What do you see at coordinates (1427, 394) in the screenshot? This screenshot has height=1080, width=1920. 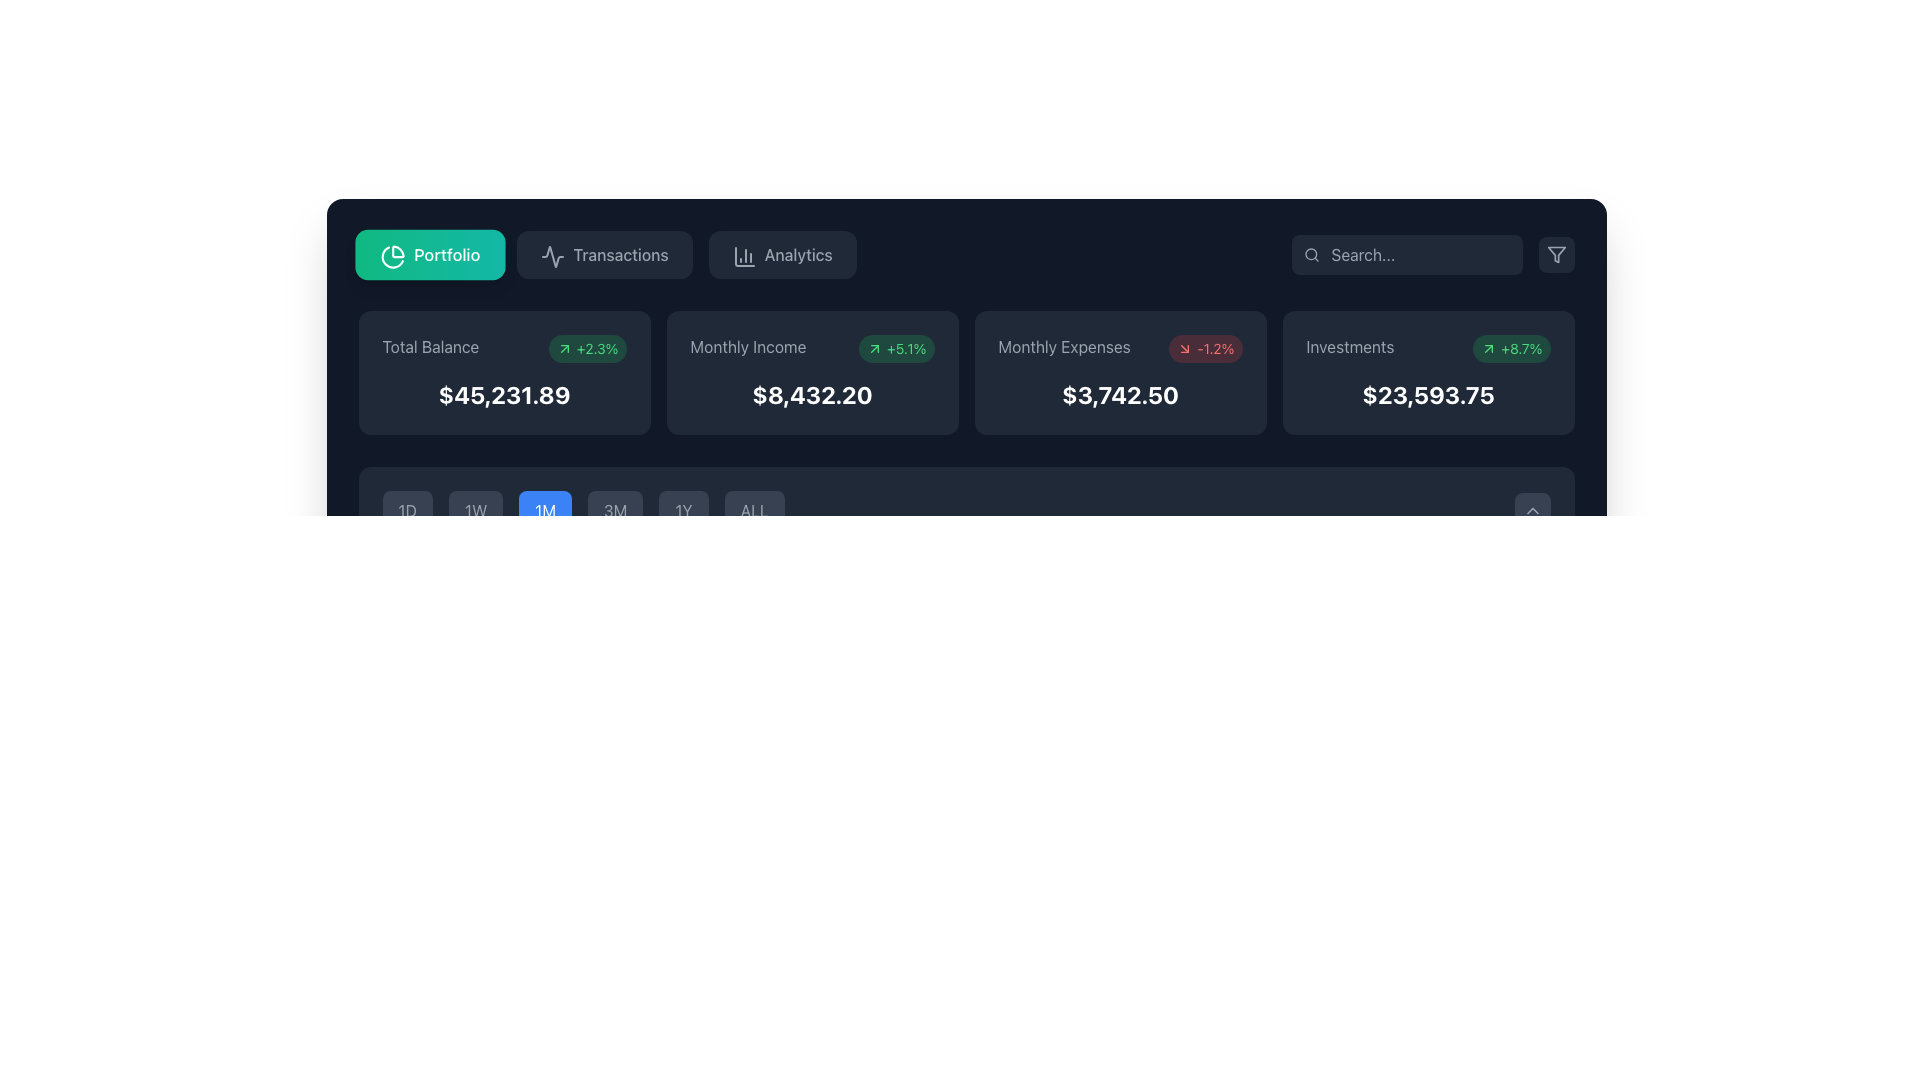 I see `the prominent monetary value text label displaying '$23,593.75' located within the 'Investments' card, positioned beneath the '+8.7%' text` at bounding box center [1427, 394].